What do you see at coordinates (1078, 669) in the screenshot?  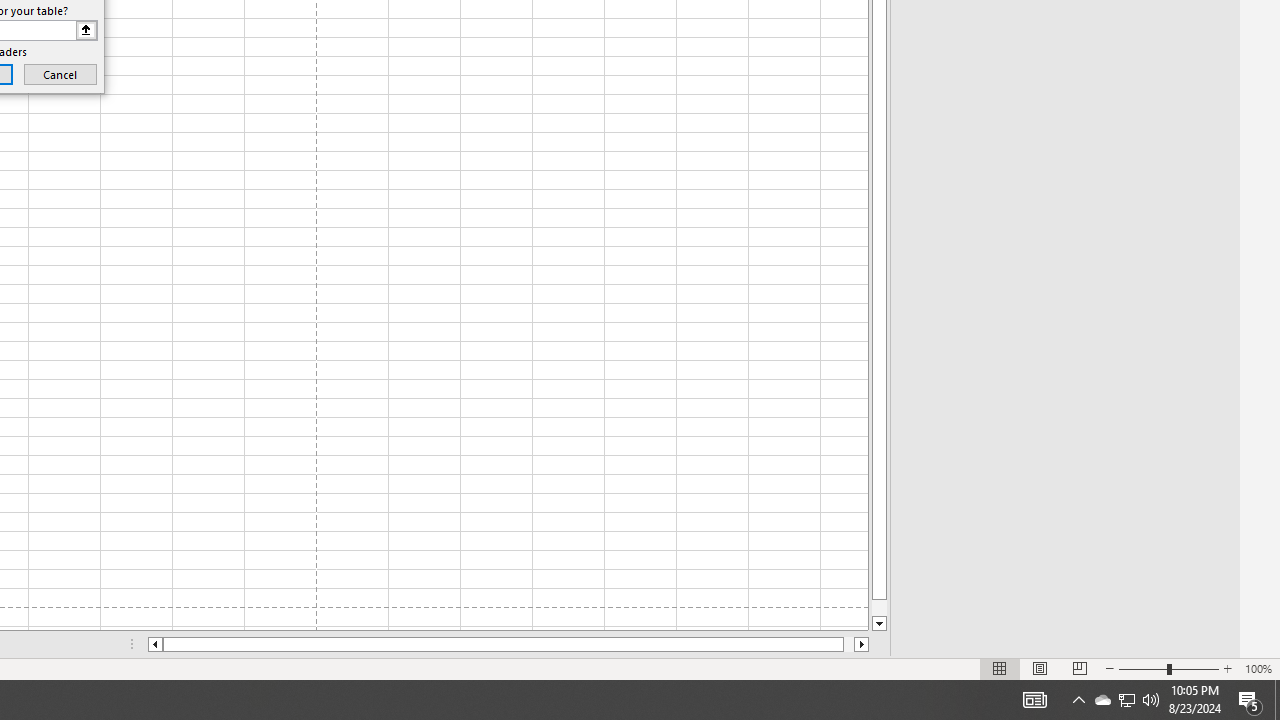 I see `'Page Break Preview'` at bounding box center [1078, 669].